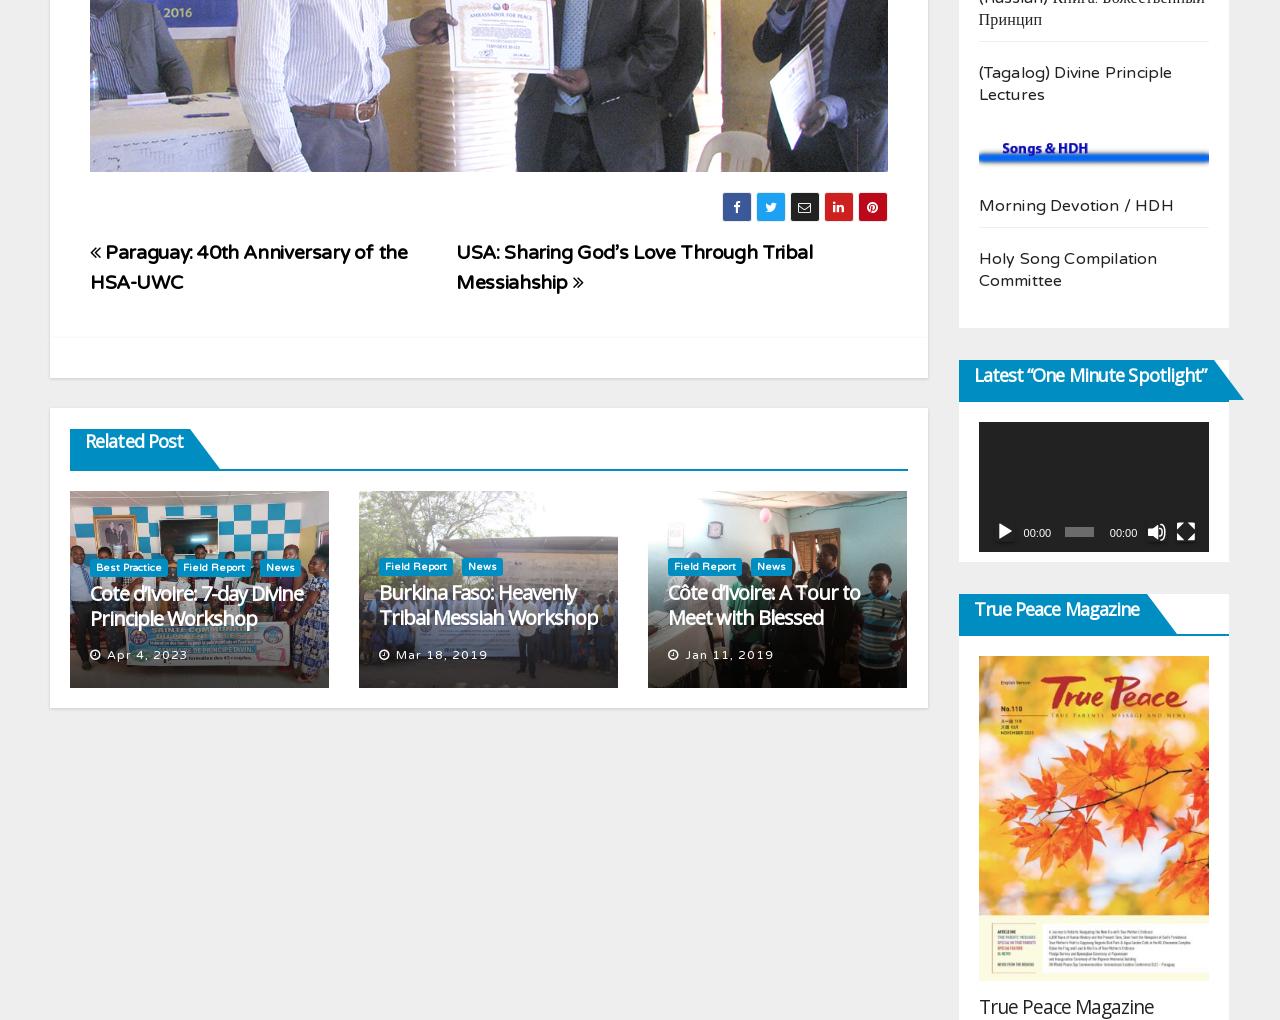 The image size is (1280, 1020). What do you see at coordinates (763, 615) in the screenshot?
I see `'Côte d’Ivoire: A Tour to Meet with Blessed Families'` at bounding box center [763, 615].